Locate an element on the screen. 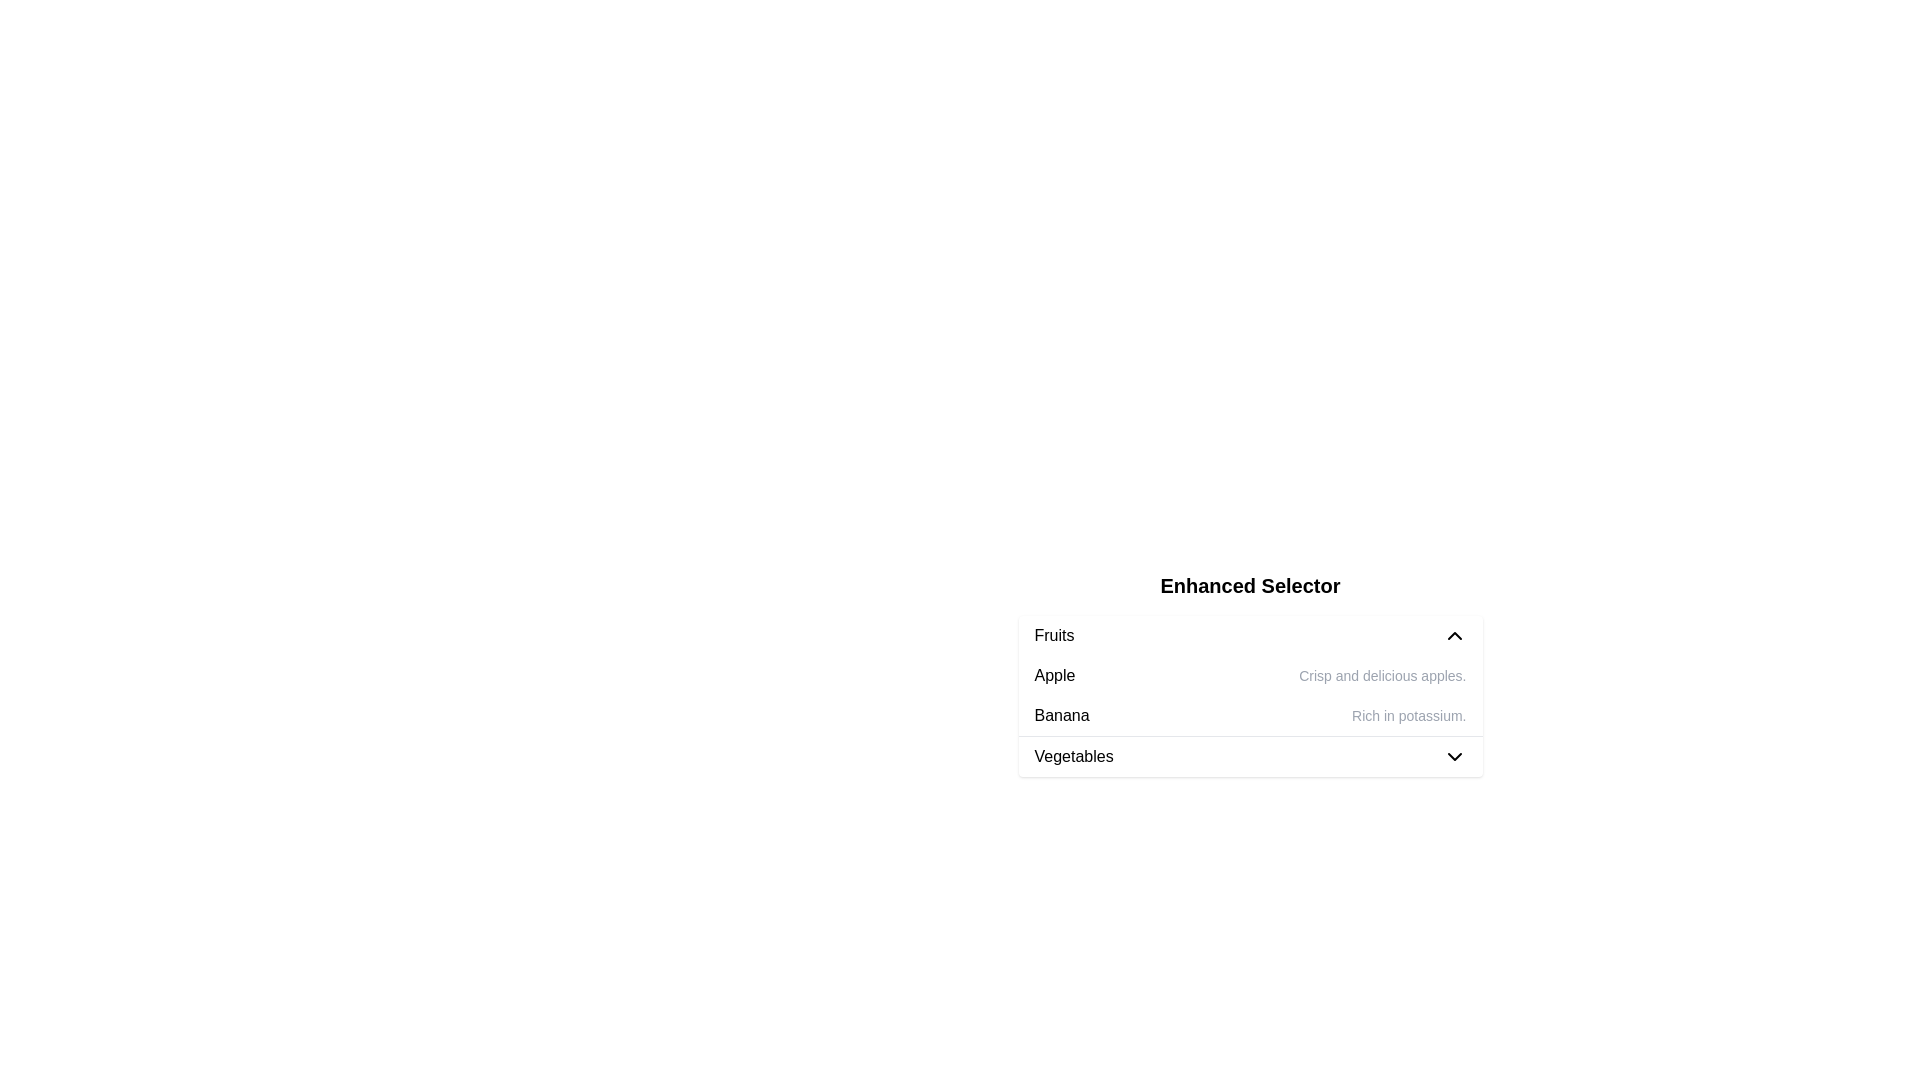  the 'Fruits' text label located in the drop-down menu is located at coordinates (1053, 636).